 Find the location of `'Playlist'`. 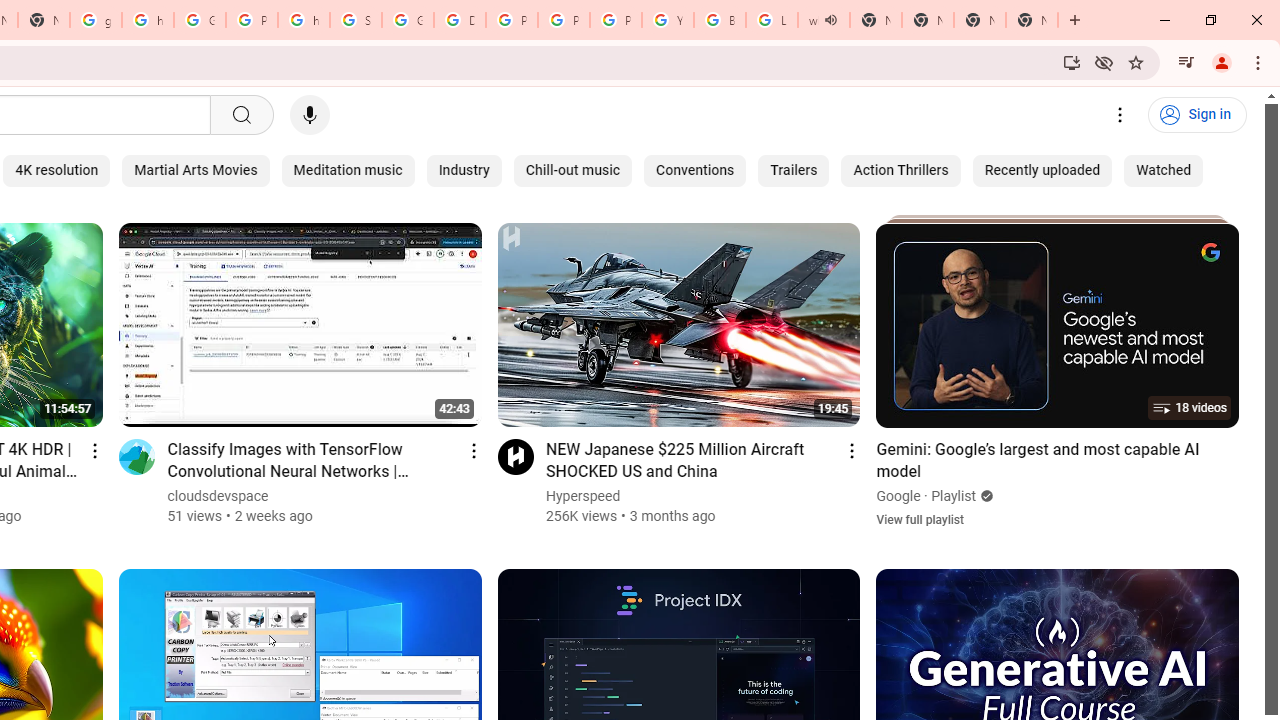

'Playlist' is located at coordinates (953, 495).